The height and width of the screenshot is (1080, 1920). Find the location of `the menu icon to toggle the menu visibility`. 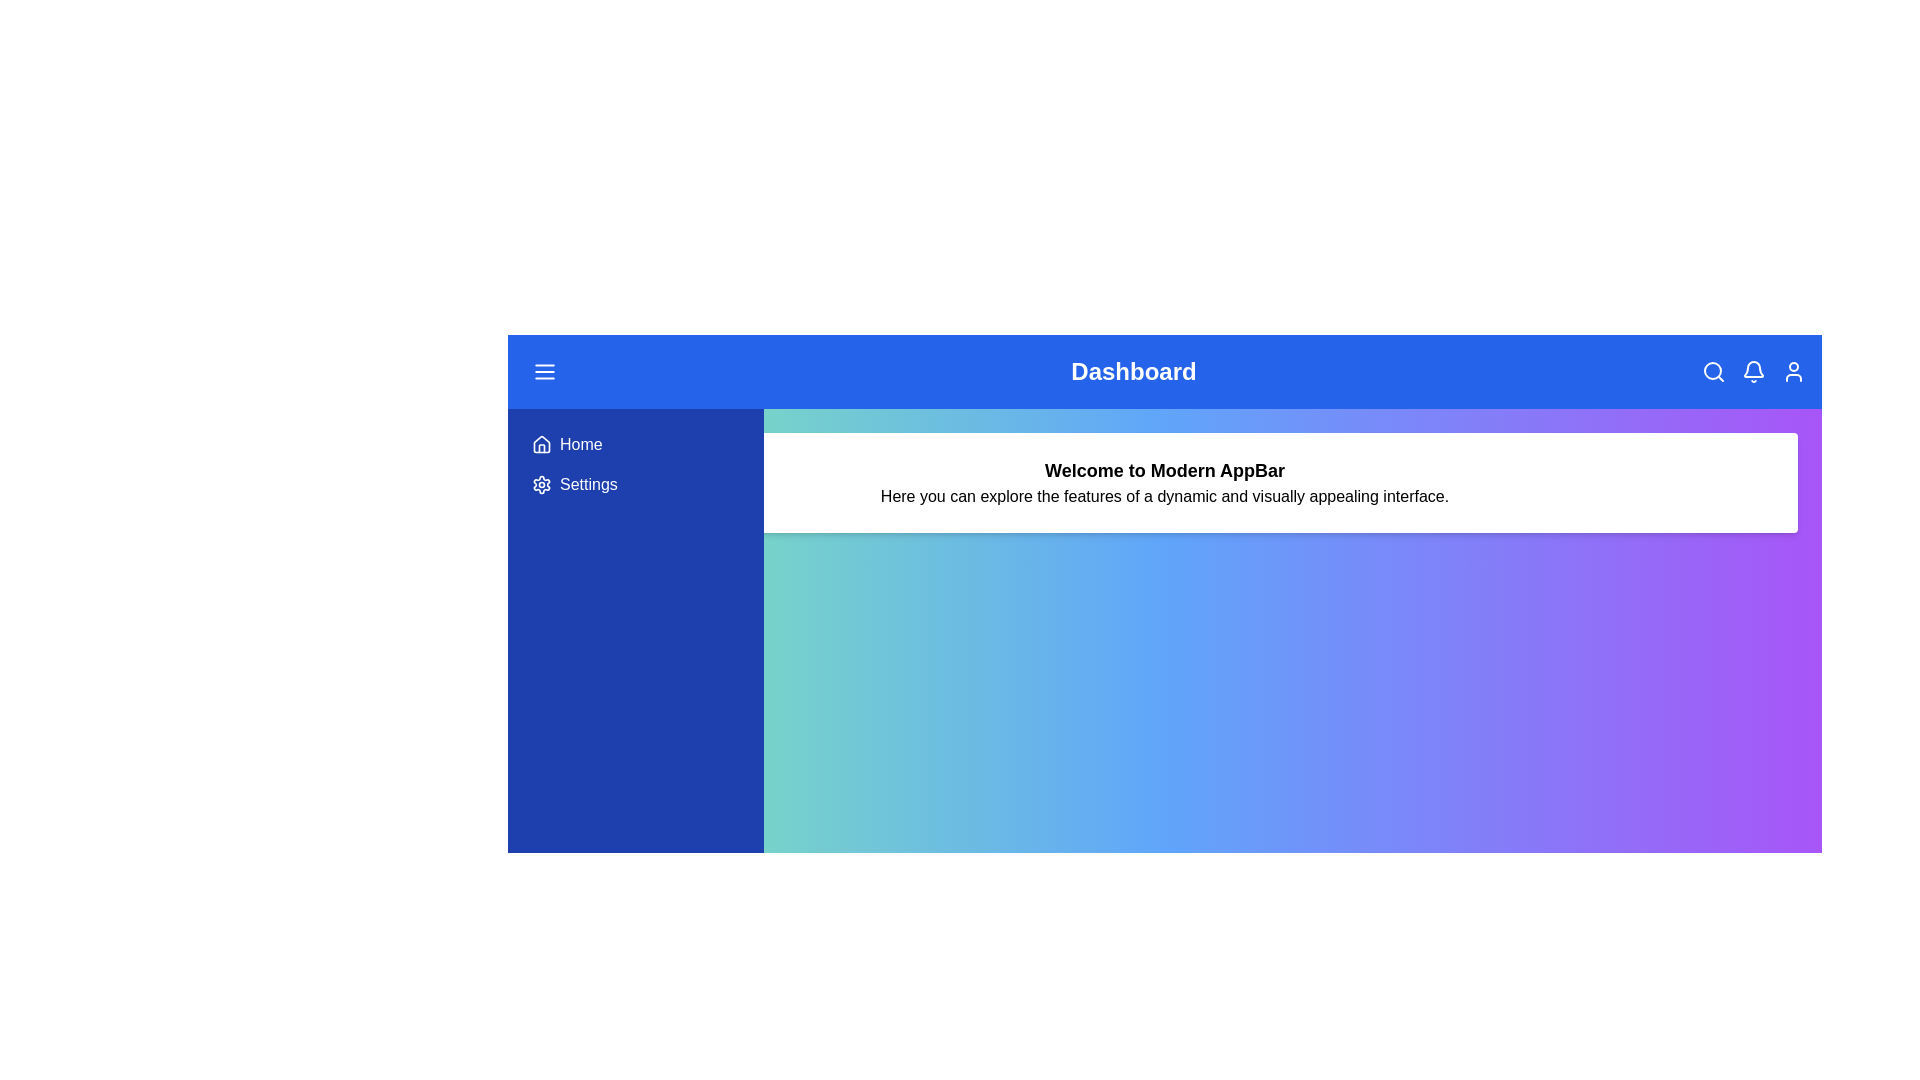

the menu icon to toggle the menu visibility is located at coordinates (545, 371).